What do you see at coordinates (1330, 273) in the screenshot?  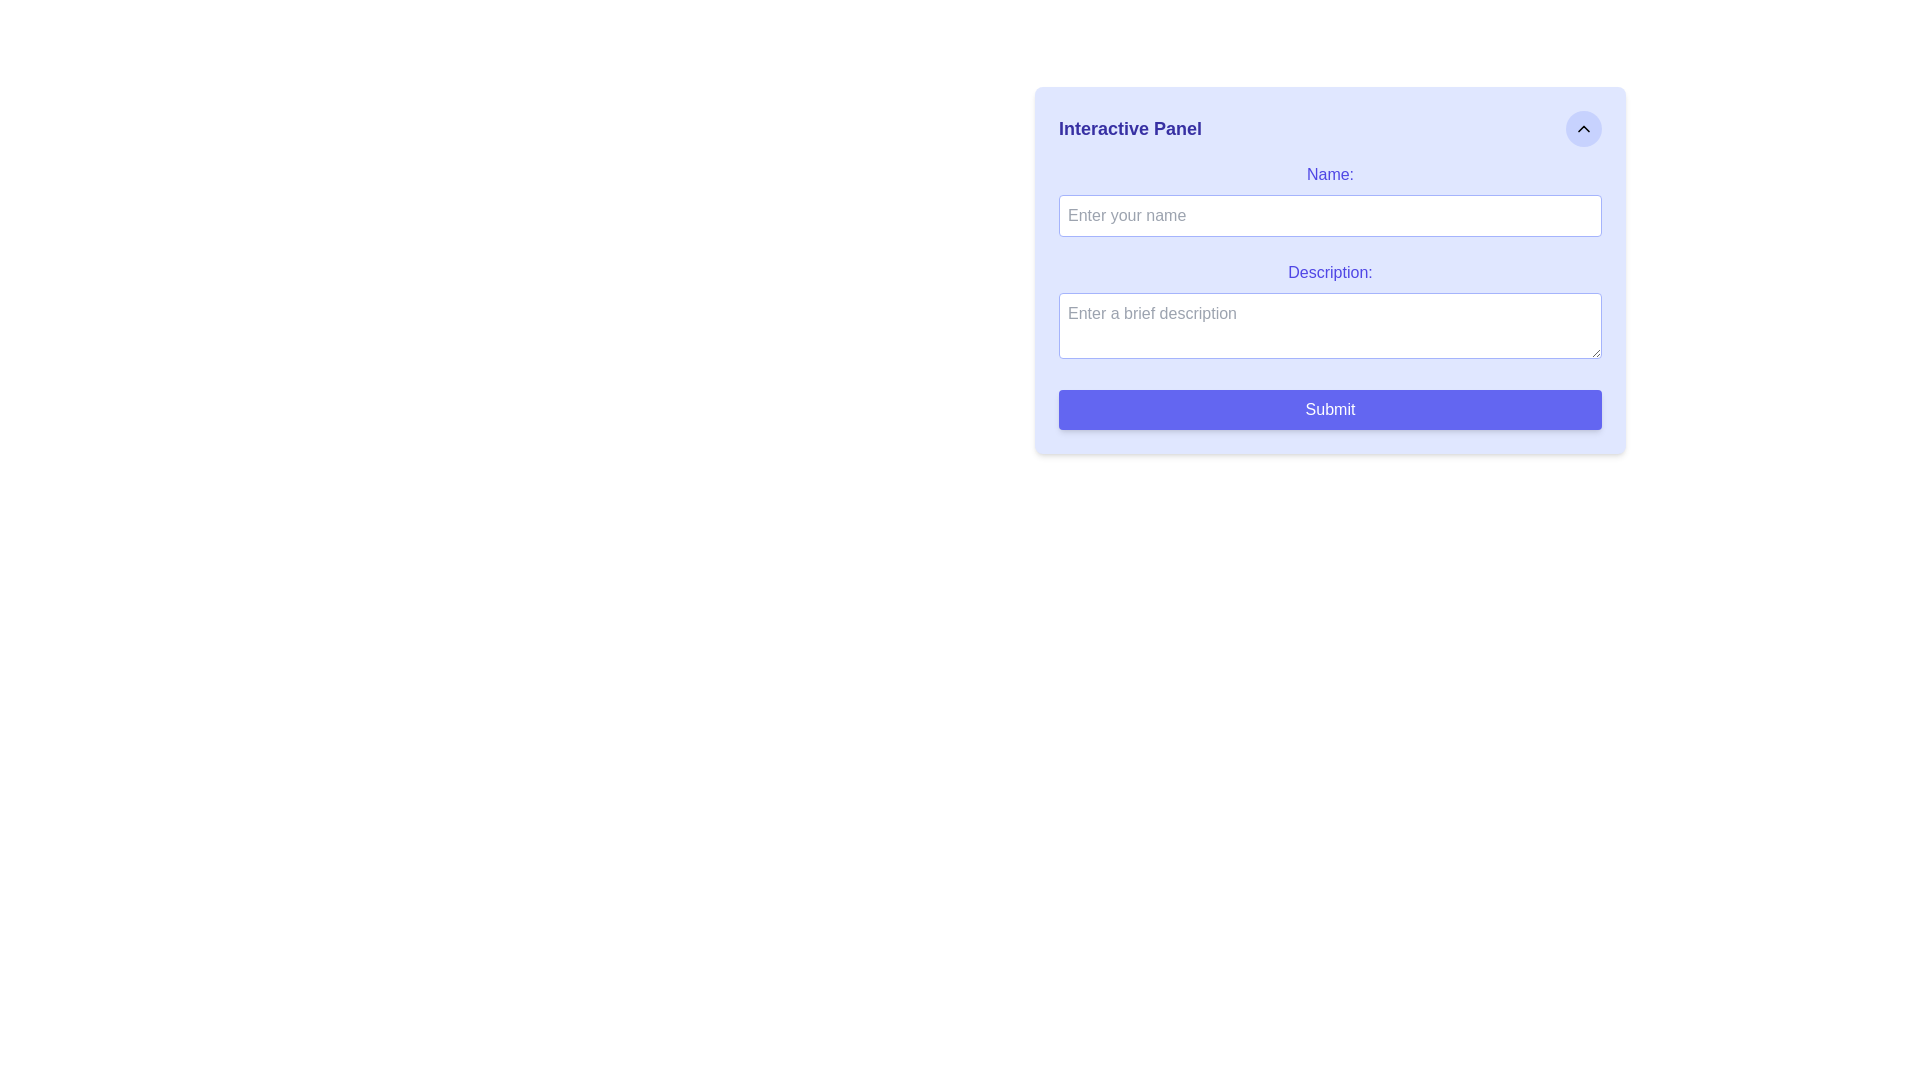 I see `the text label displaying 'Description:' in purple, positioned below the 'Name:' input field and above the description input area` at bounding box center [1330, 273].